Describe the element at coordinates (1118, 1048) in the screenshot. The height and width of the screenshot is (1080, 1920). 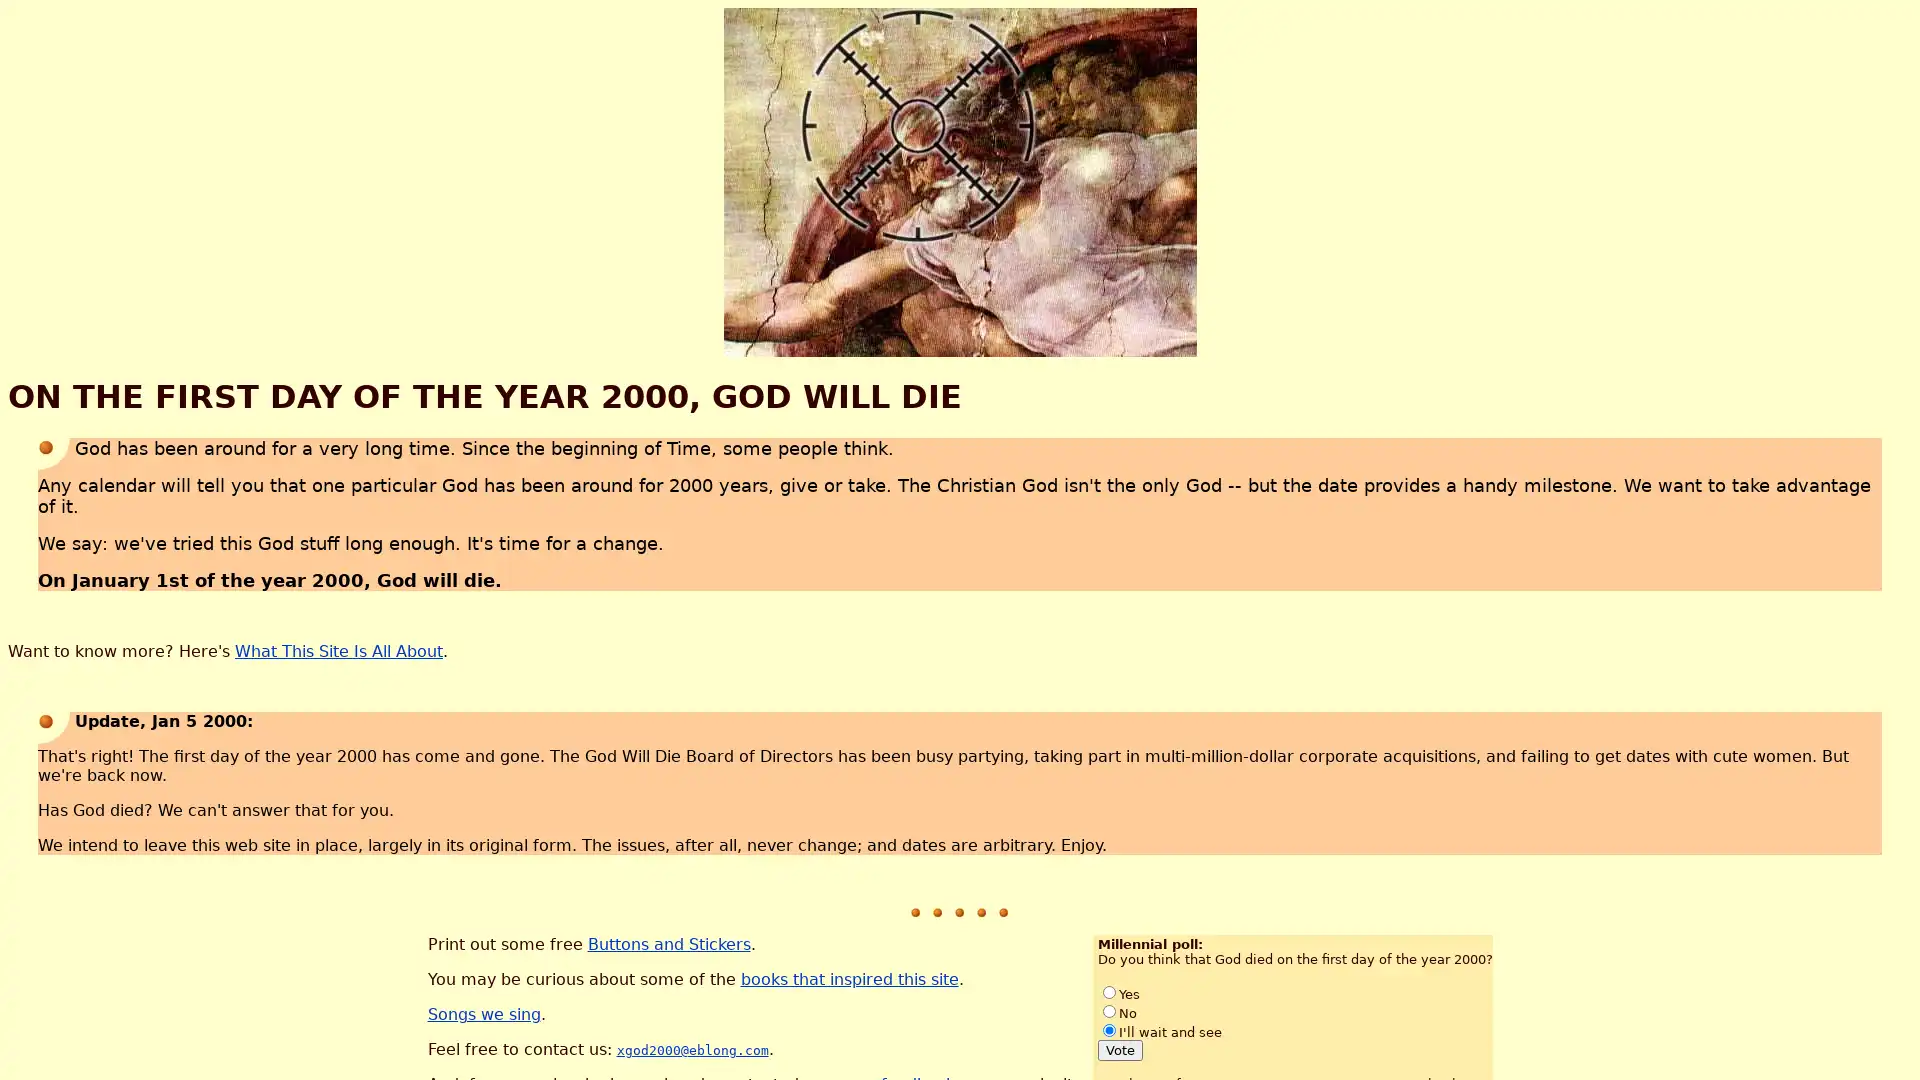
I see `Vote` at that location.